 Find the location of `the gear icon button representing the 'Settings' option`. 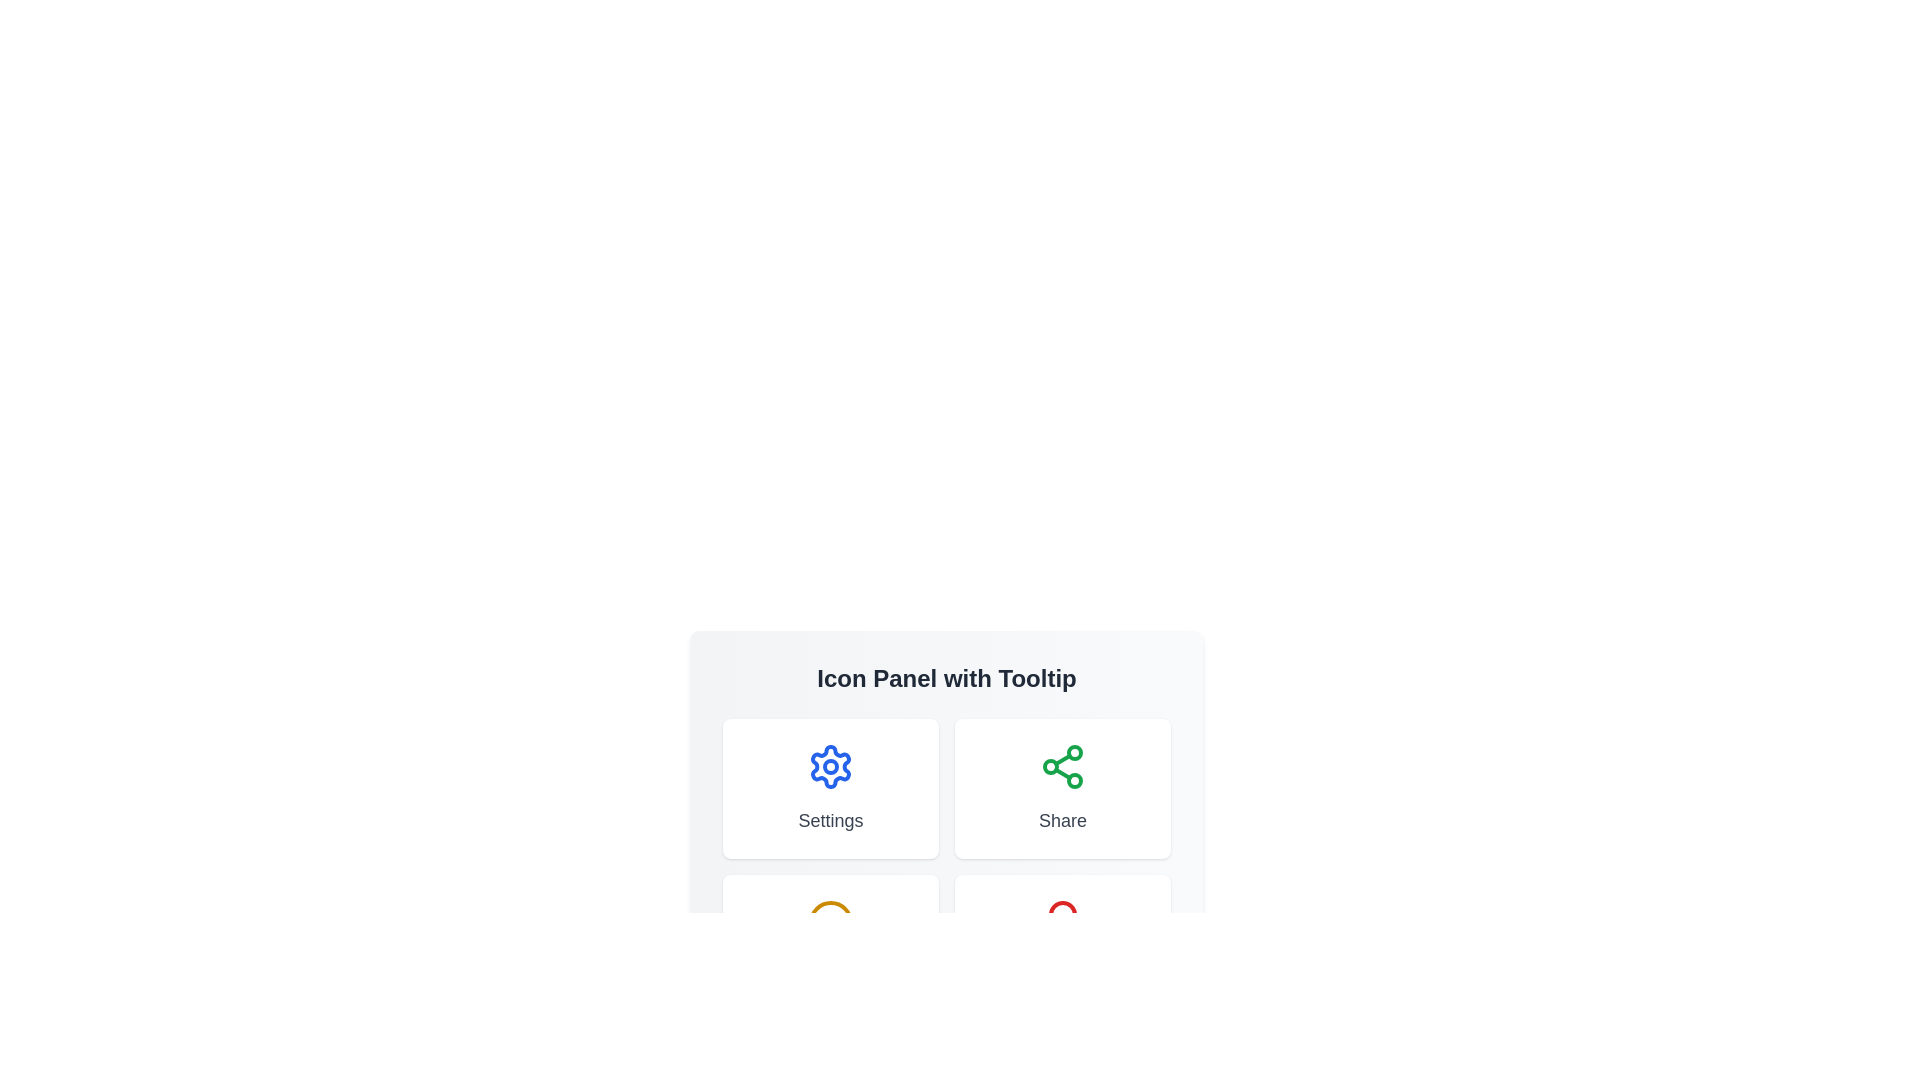

the gear icon button representing the 'Settings' option is located at coordinates (830, 766).